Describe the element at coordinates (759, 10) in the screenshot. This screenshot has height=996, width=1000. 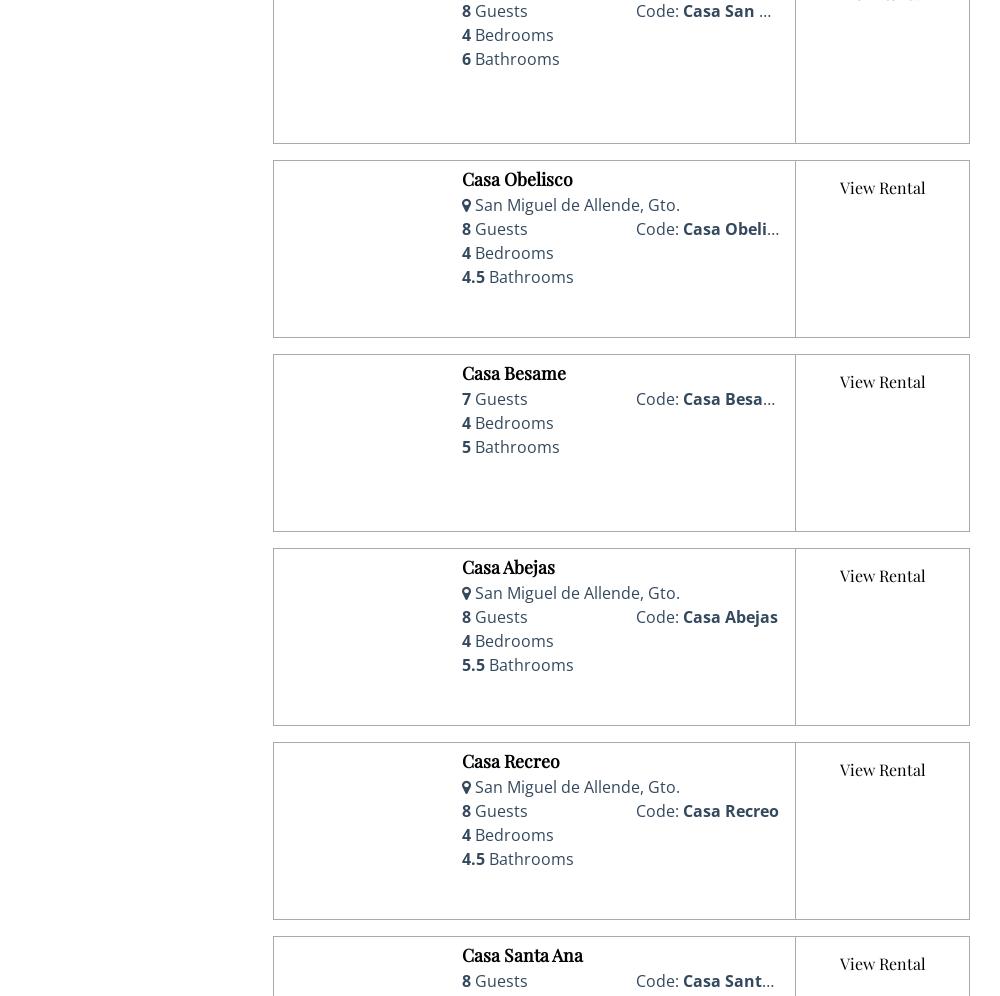
I see `'Casa San Francisco'` at that location.